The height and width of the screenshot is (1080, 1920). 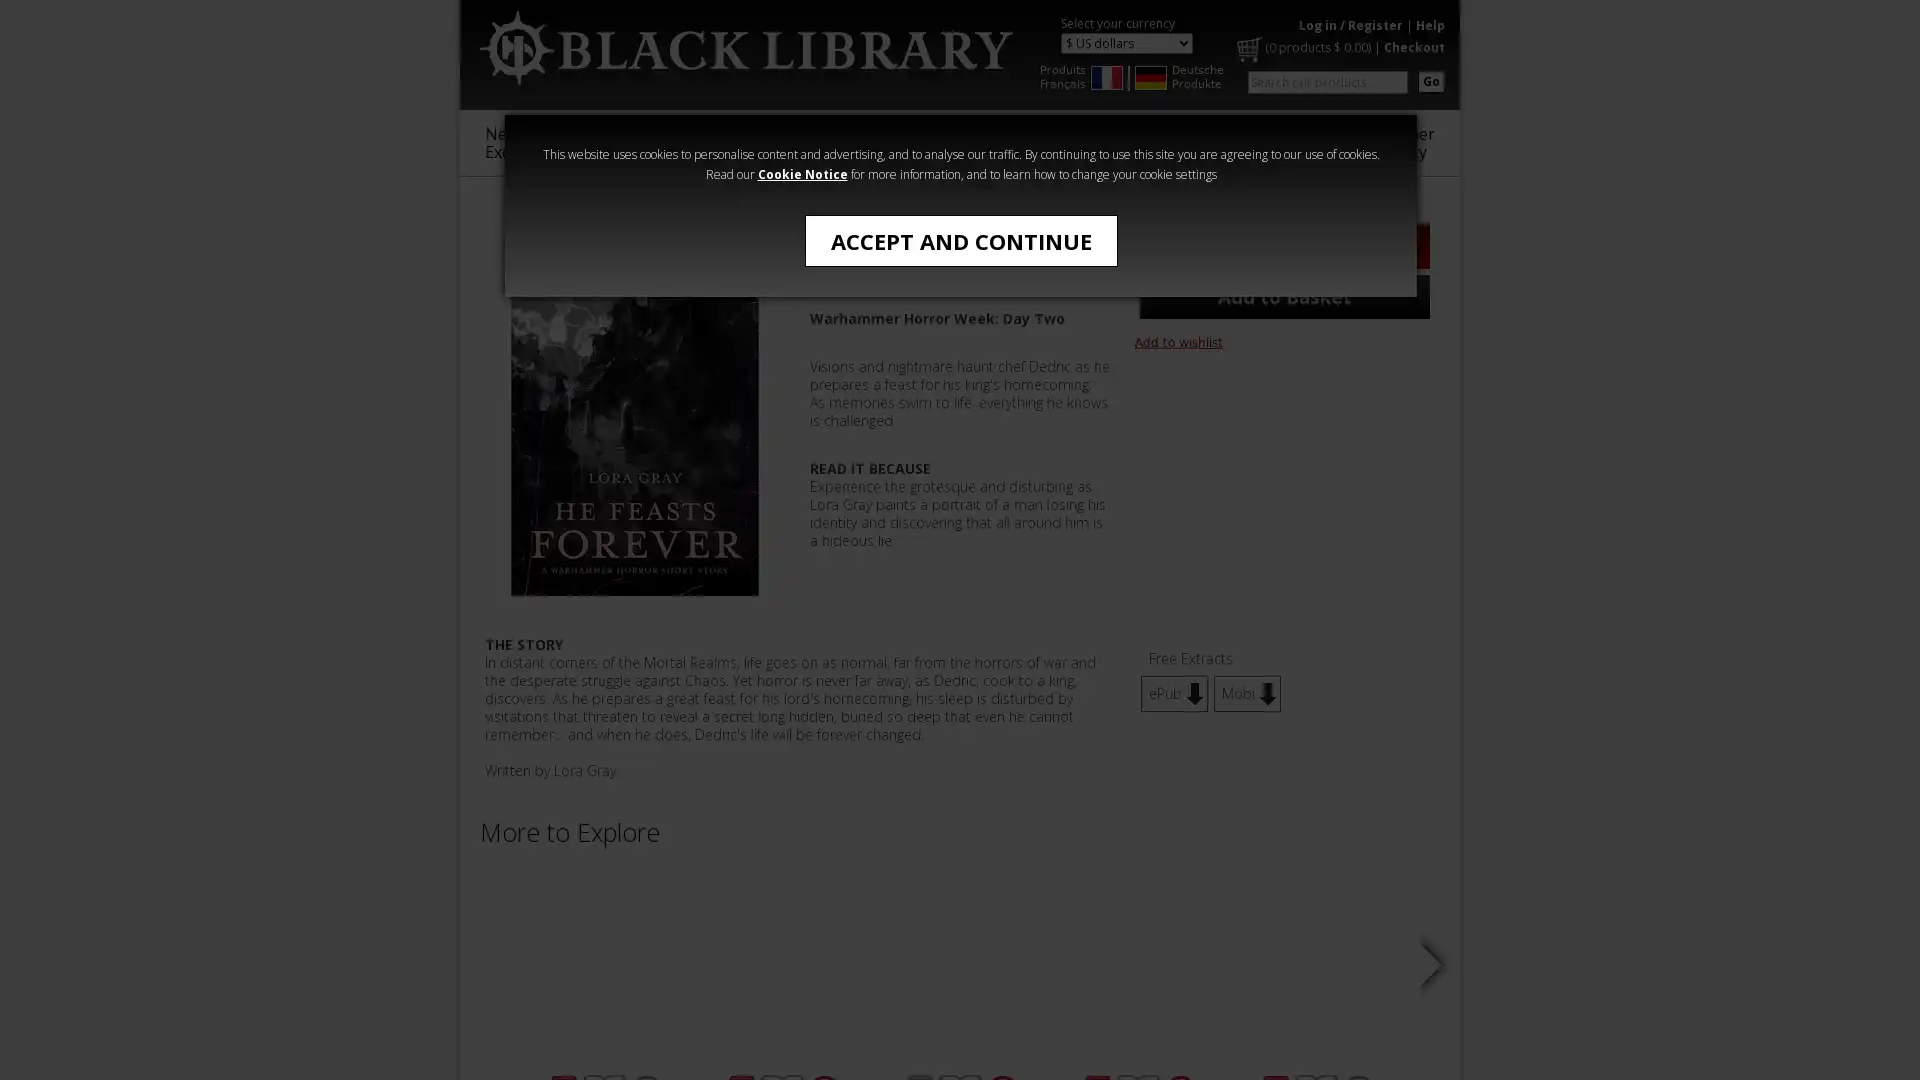 I want to click on Add to Basket, so click(x=1285, y=297).